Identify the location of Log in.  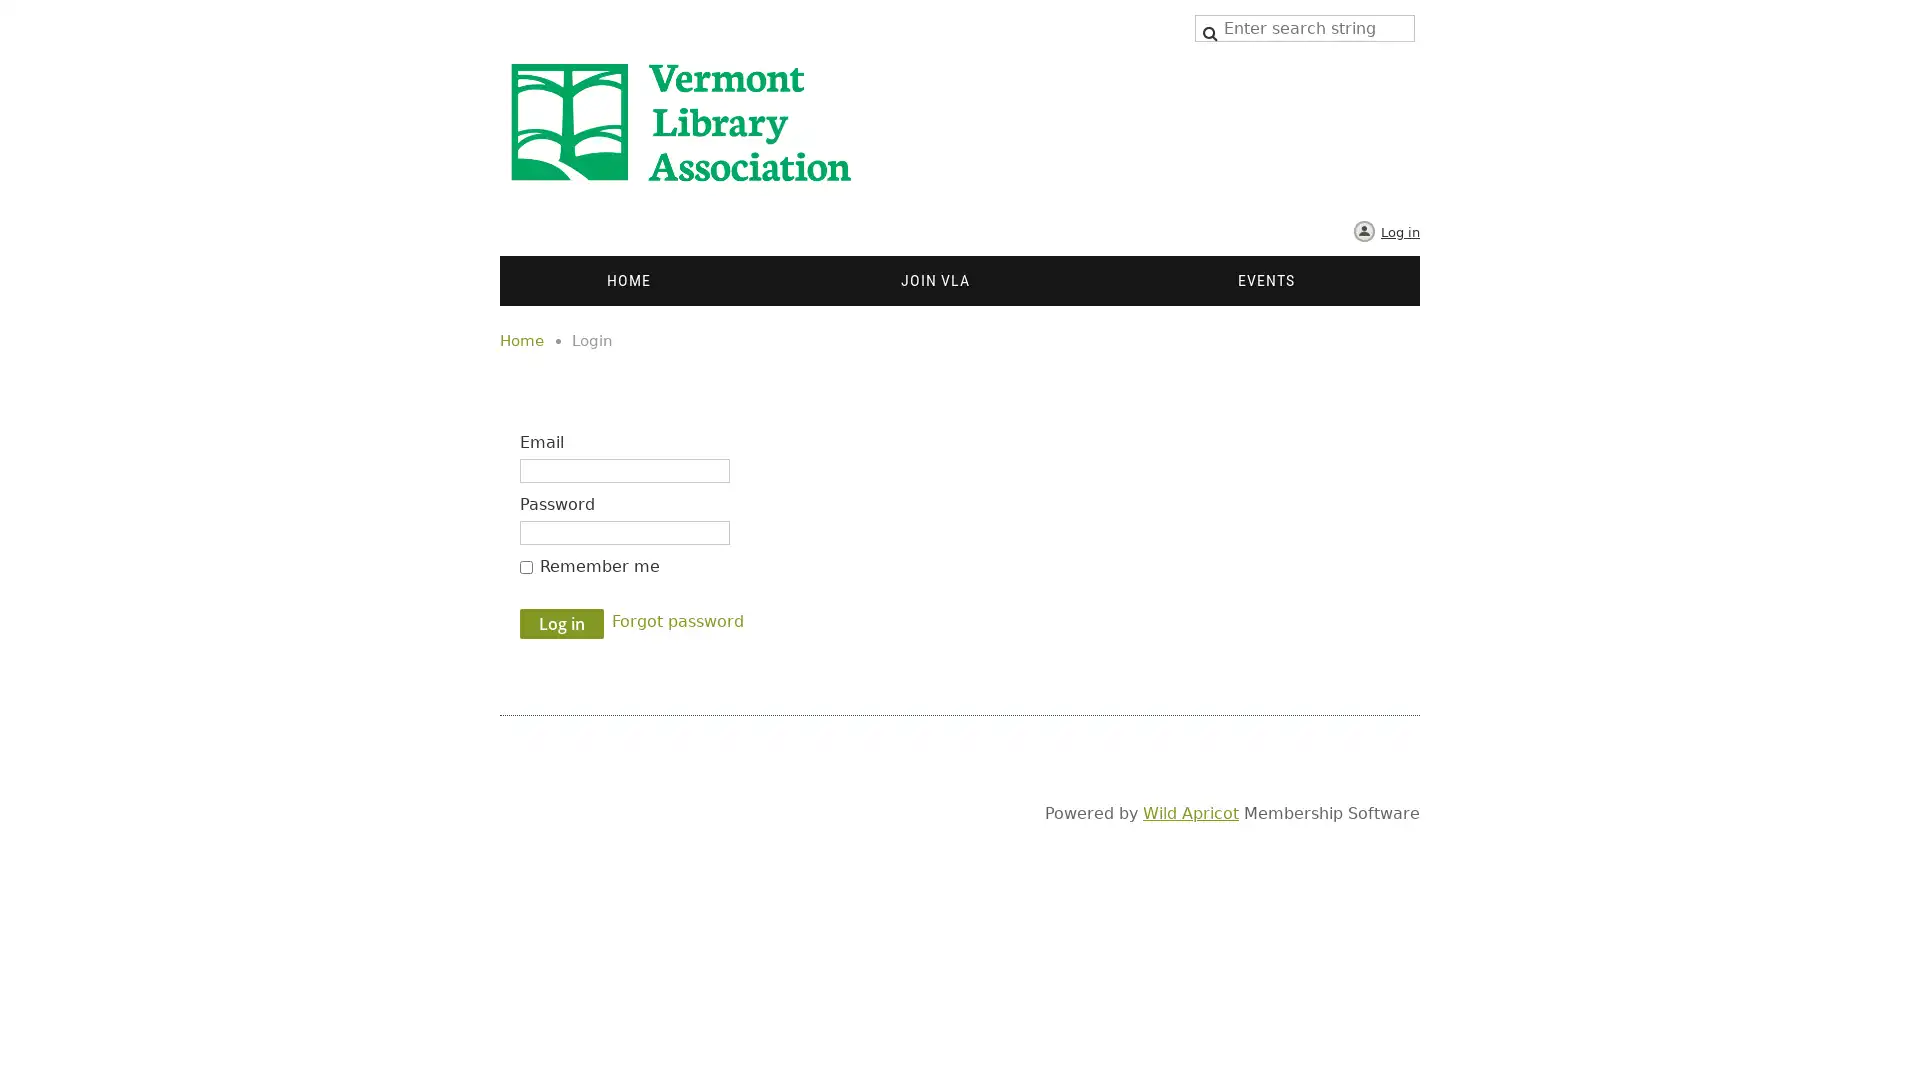
(560, 623).